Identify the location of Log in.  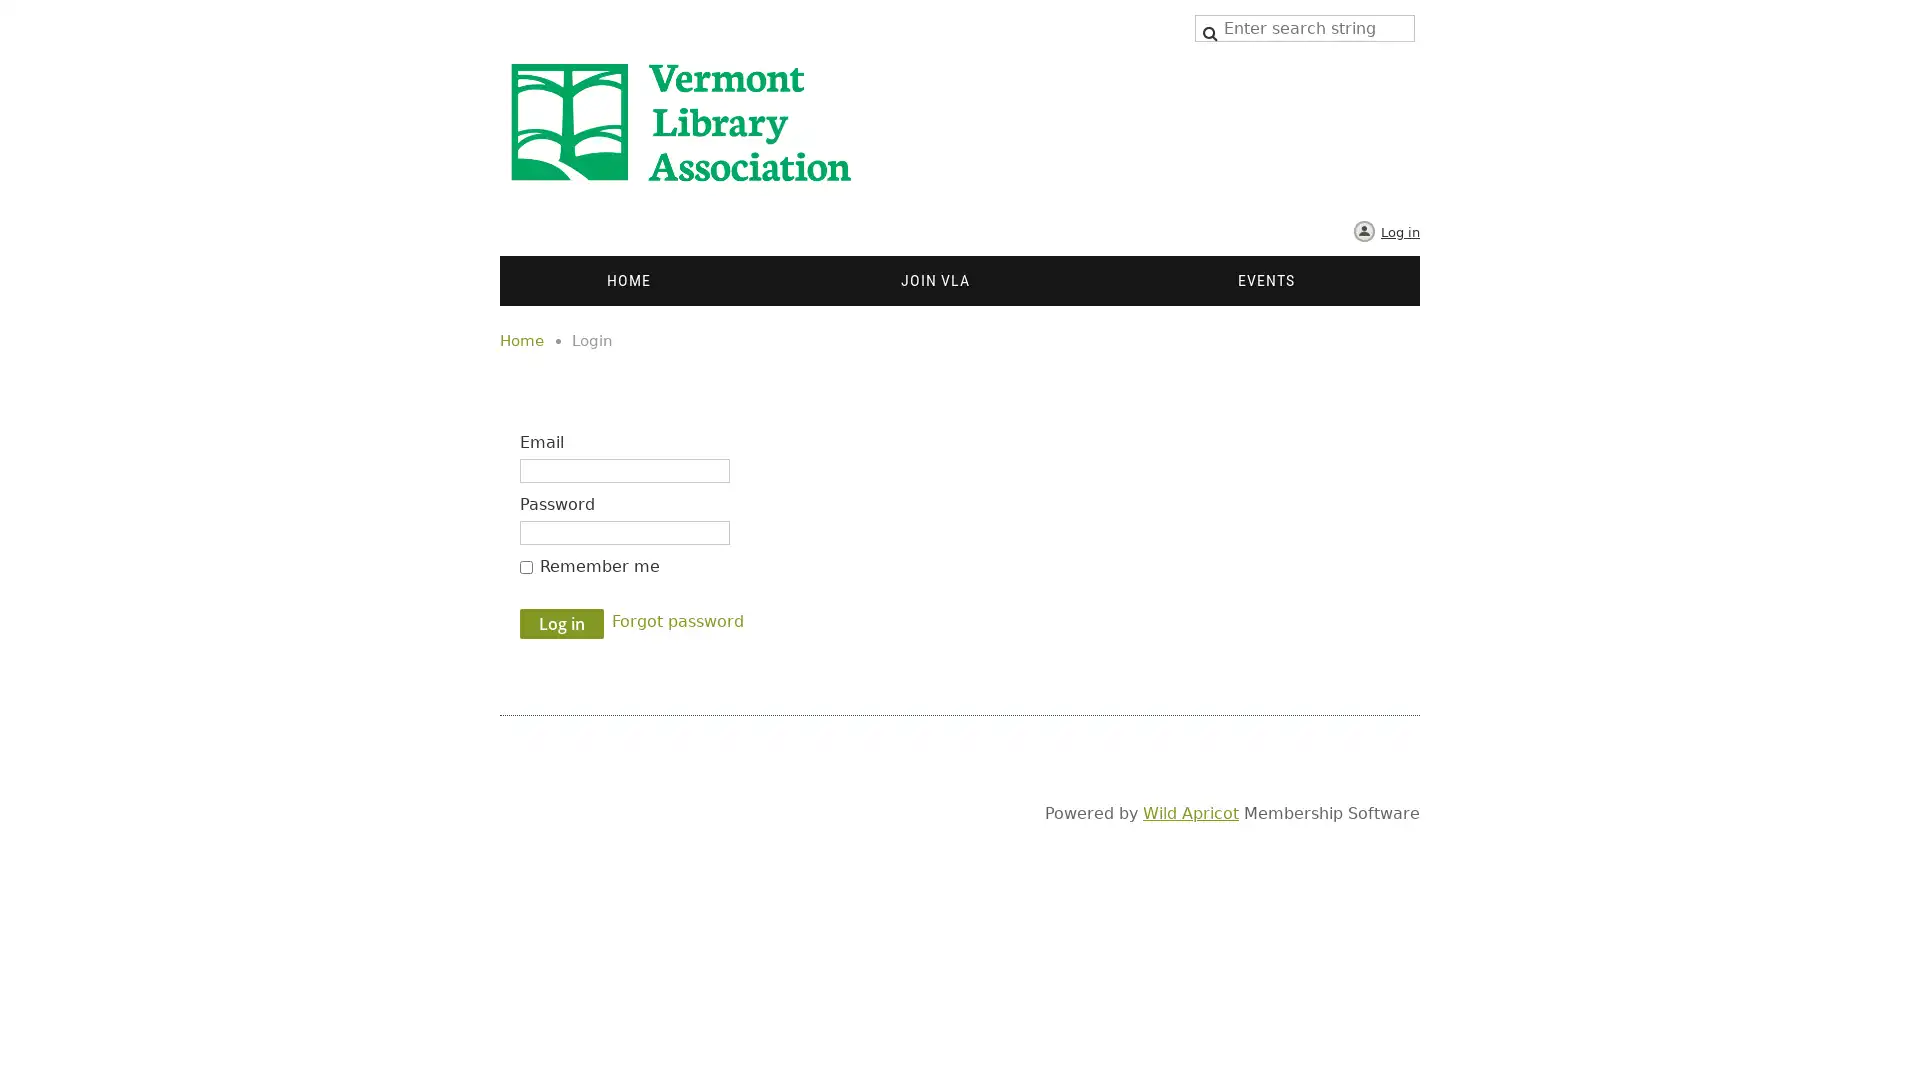
(560, 623).